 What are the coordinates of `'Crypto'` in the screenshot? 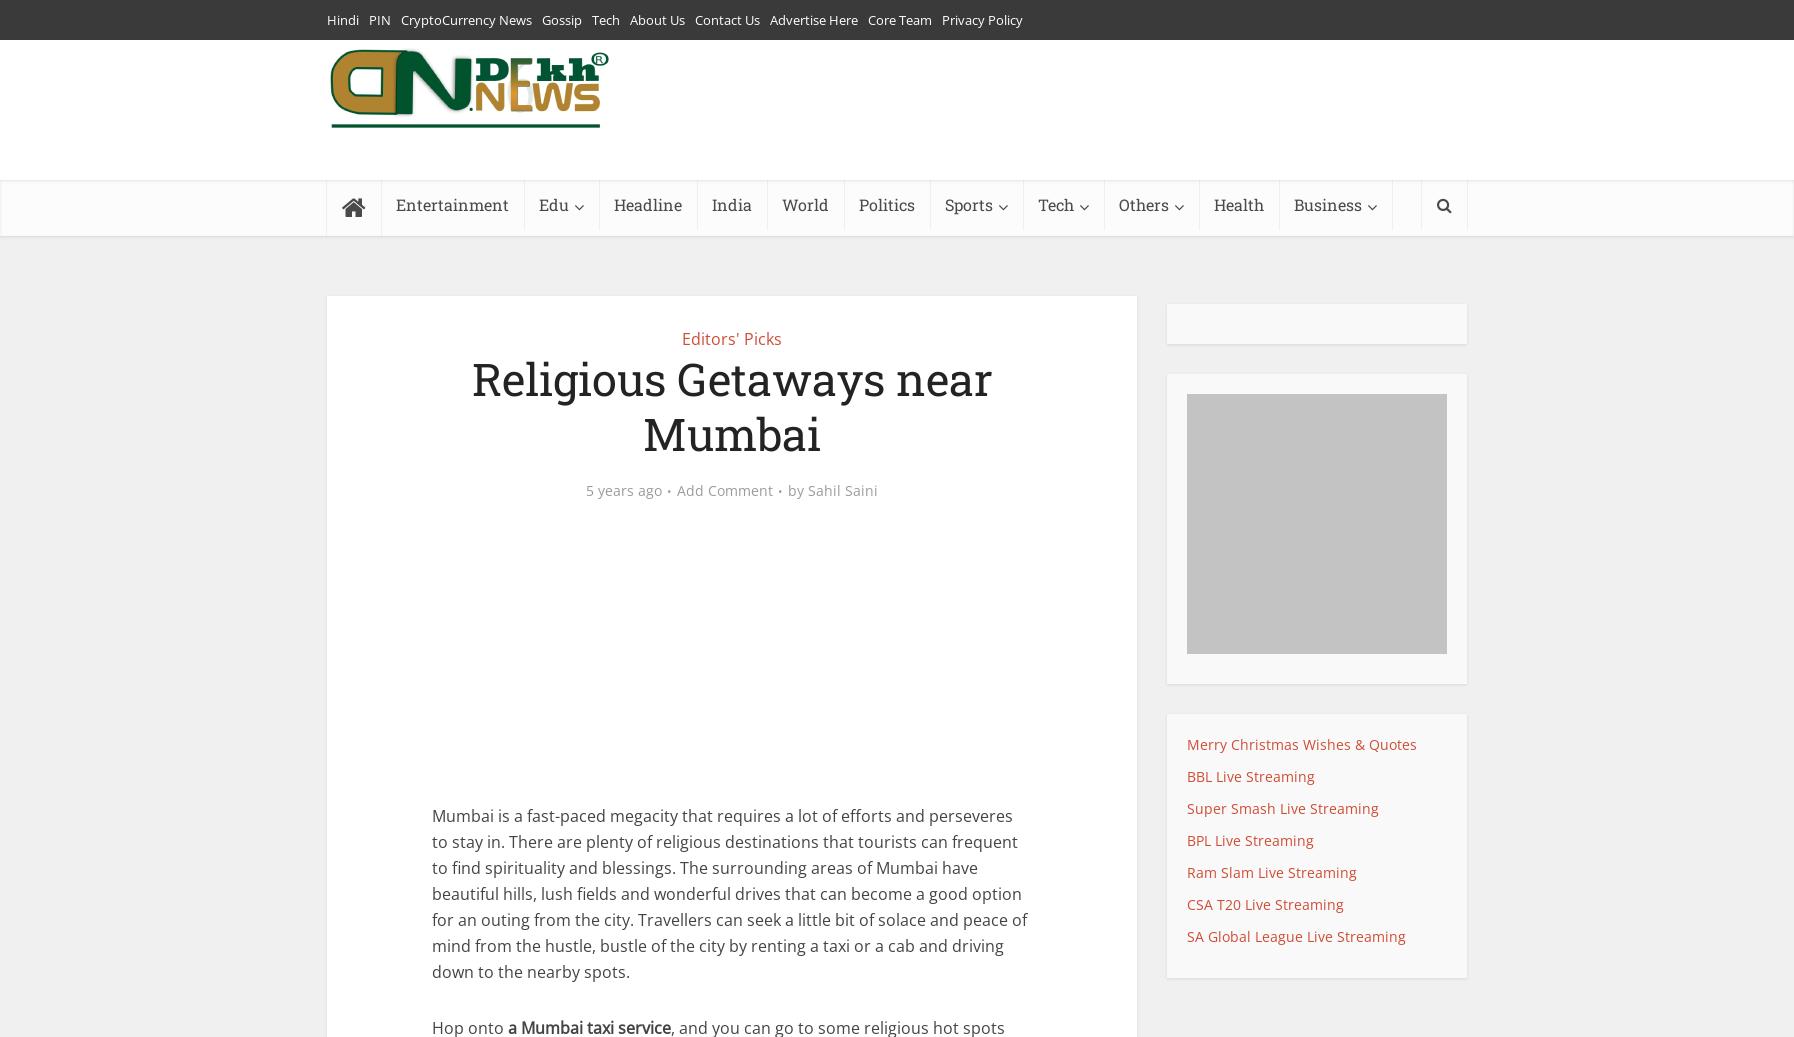 It's located at (1315, 252).